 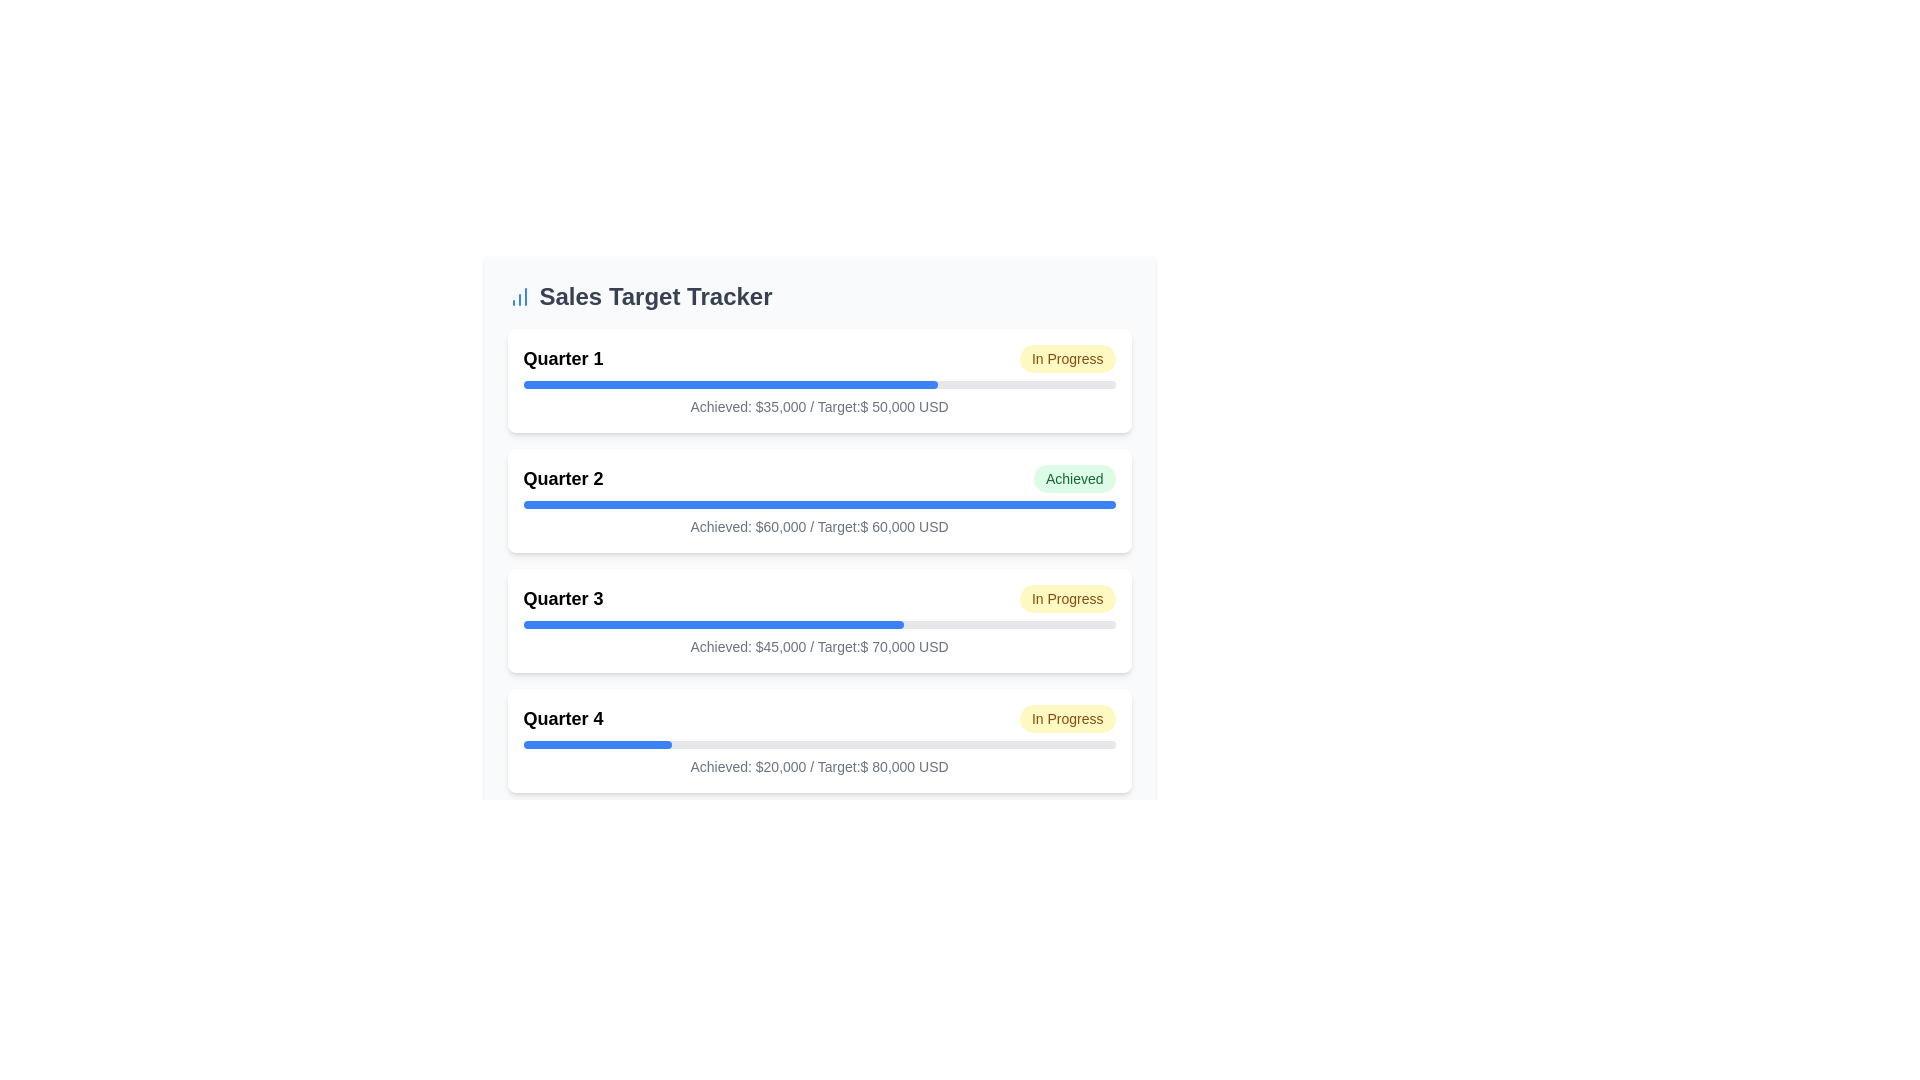 I want to click on displayed information from the progress tracking card for 'Quarter 3', which is the third card from the top in the dashboard layout, so click(x=819, y=620).